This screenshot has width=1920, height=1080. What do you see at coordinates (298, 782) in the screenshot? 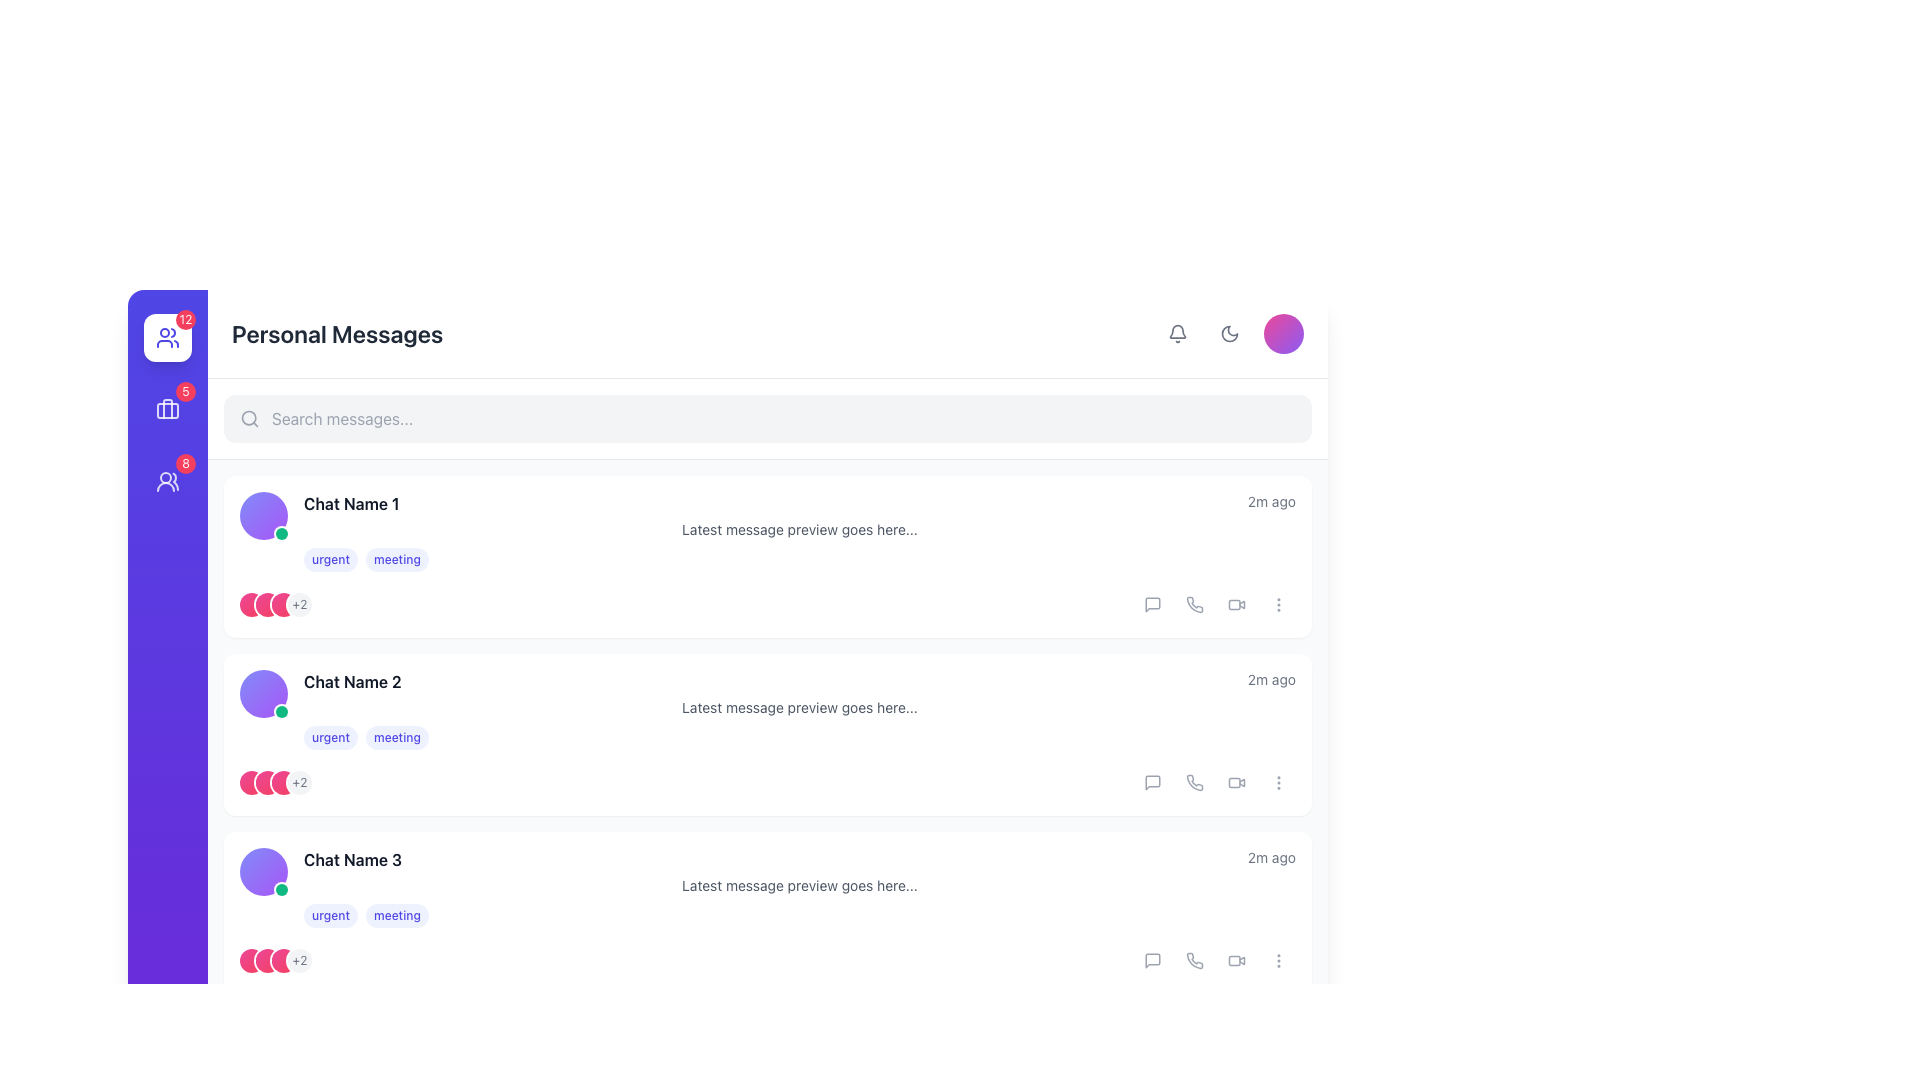
I see `the Counter badge element, which is a small circular badge displaying '+2' and located at the end of a row of overlapping avatars` at bounding box center [298, 782].